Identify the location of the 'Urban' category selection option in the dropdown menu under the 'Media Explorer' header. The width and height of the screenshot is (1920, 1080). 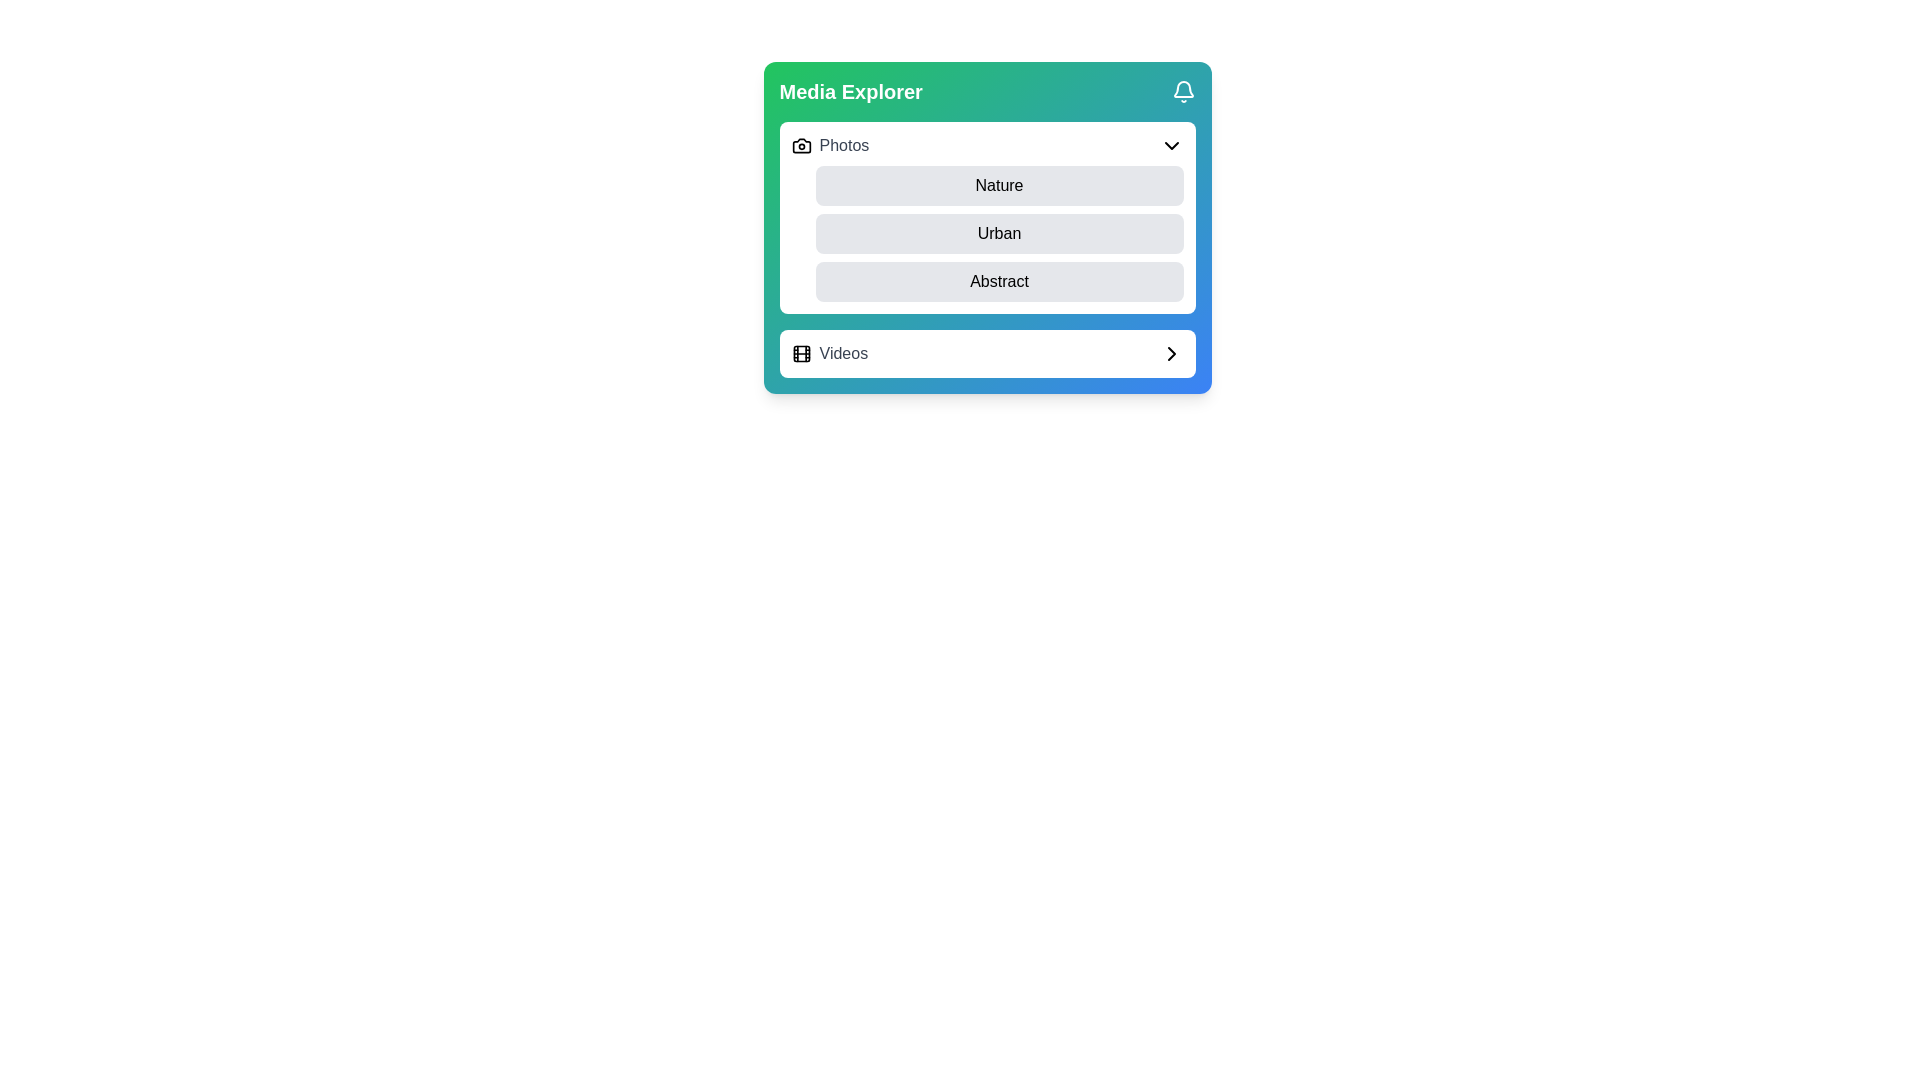
(999, 233).